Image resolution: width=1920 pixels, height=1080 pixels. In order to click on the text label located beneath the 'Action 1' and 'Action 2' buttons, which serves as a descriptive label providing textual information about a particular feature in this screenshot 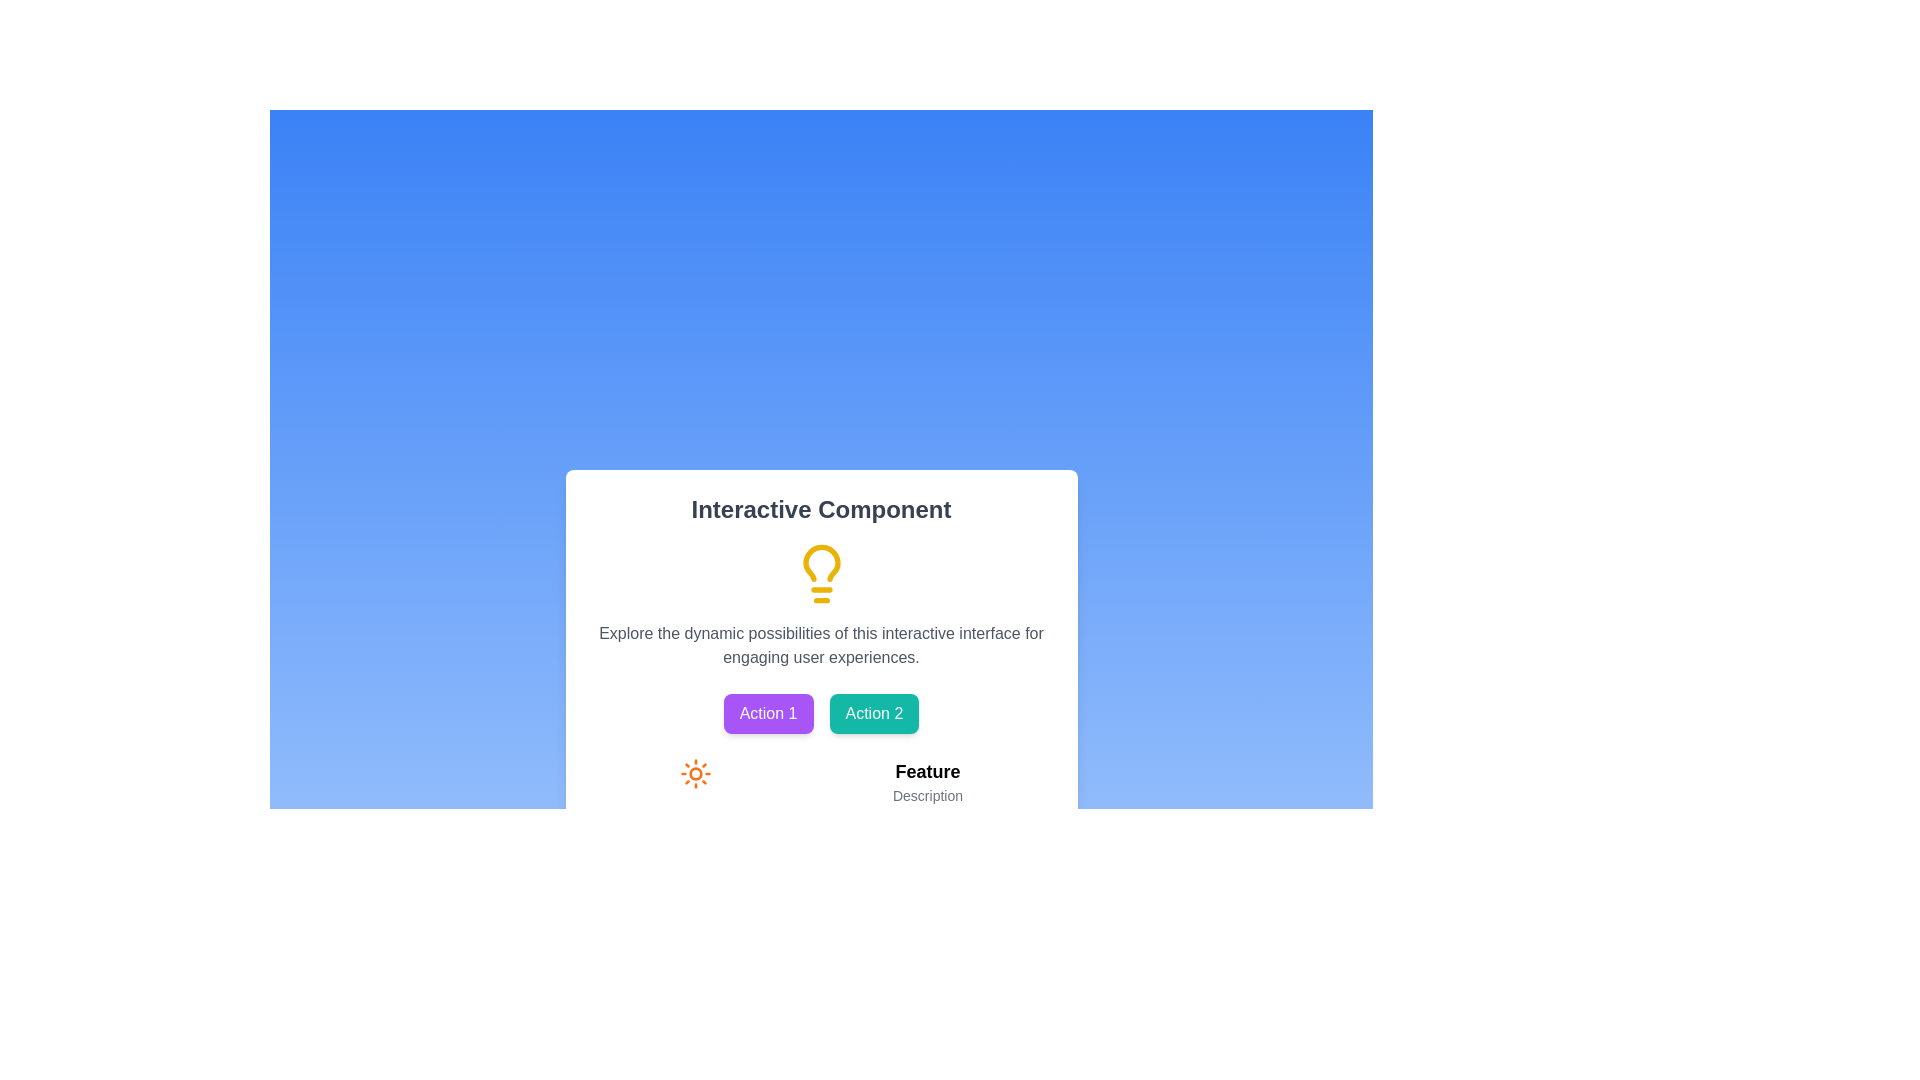, I will do `click(926, 781)`.